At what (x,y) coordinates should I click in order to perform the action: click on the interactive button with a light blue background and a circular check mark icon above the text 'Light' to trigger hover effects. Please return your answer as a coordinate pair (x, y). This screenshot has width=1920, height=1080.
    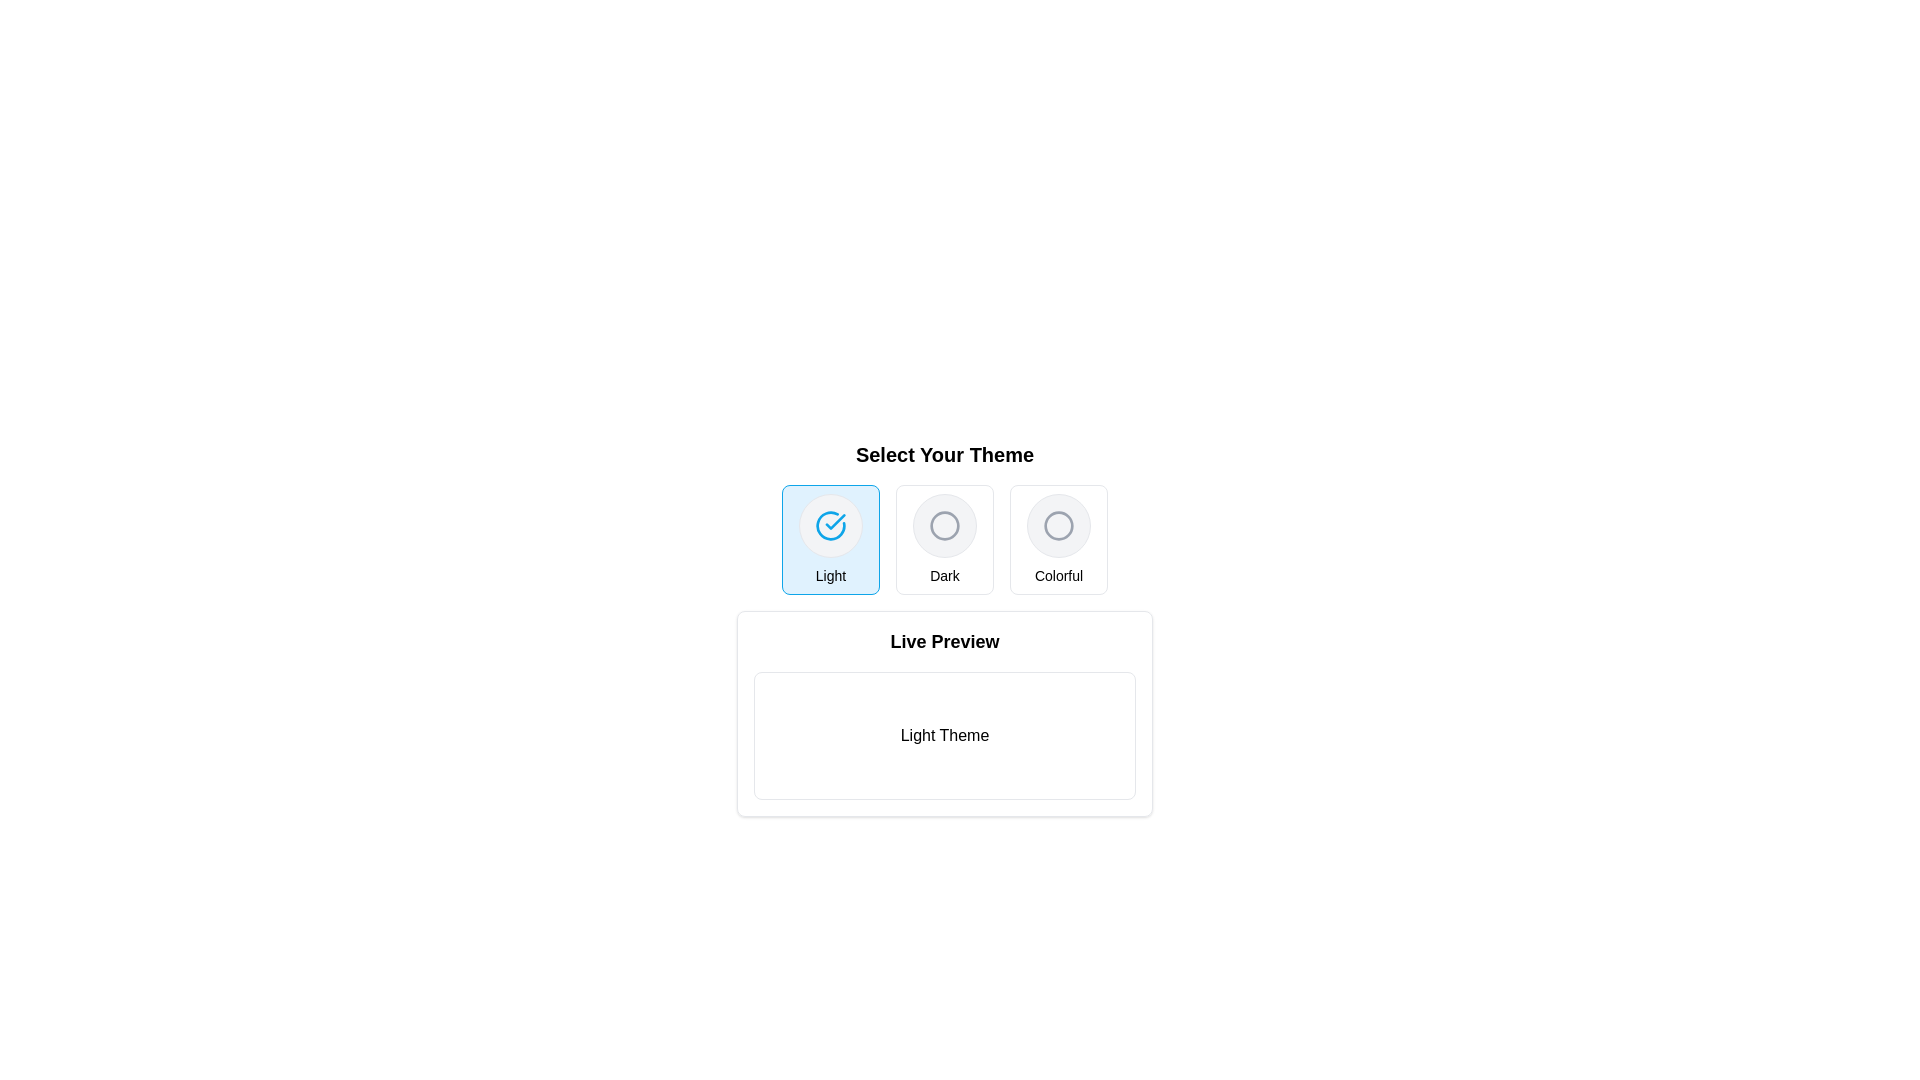
    Looking at the image, I should click on (830, 540).